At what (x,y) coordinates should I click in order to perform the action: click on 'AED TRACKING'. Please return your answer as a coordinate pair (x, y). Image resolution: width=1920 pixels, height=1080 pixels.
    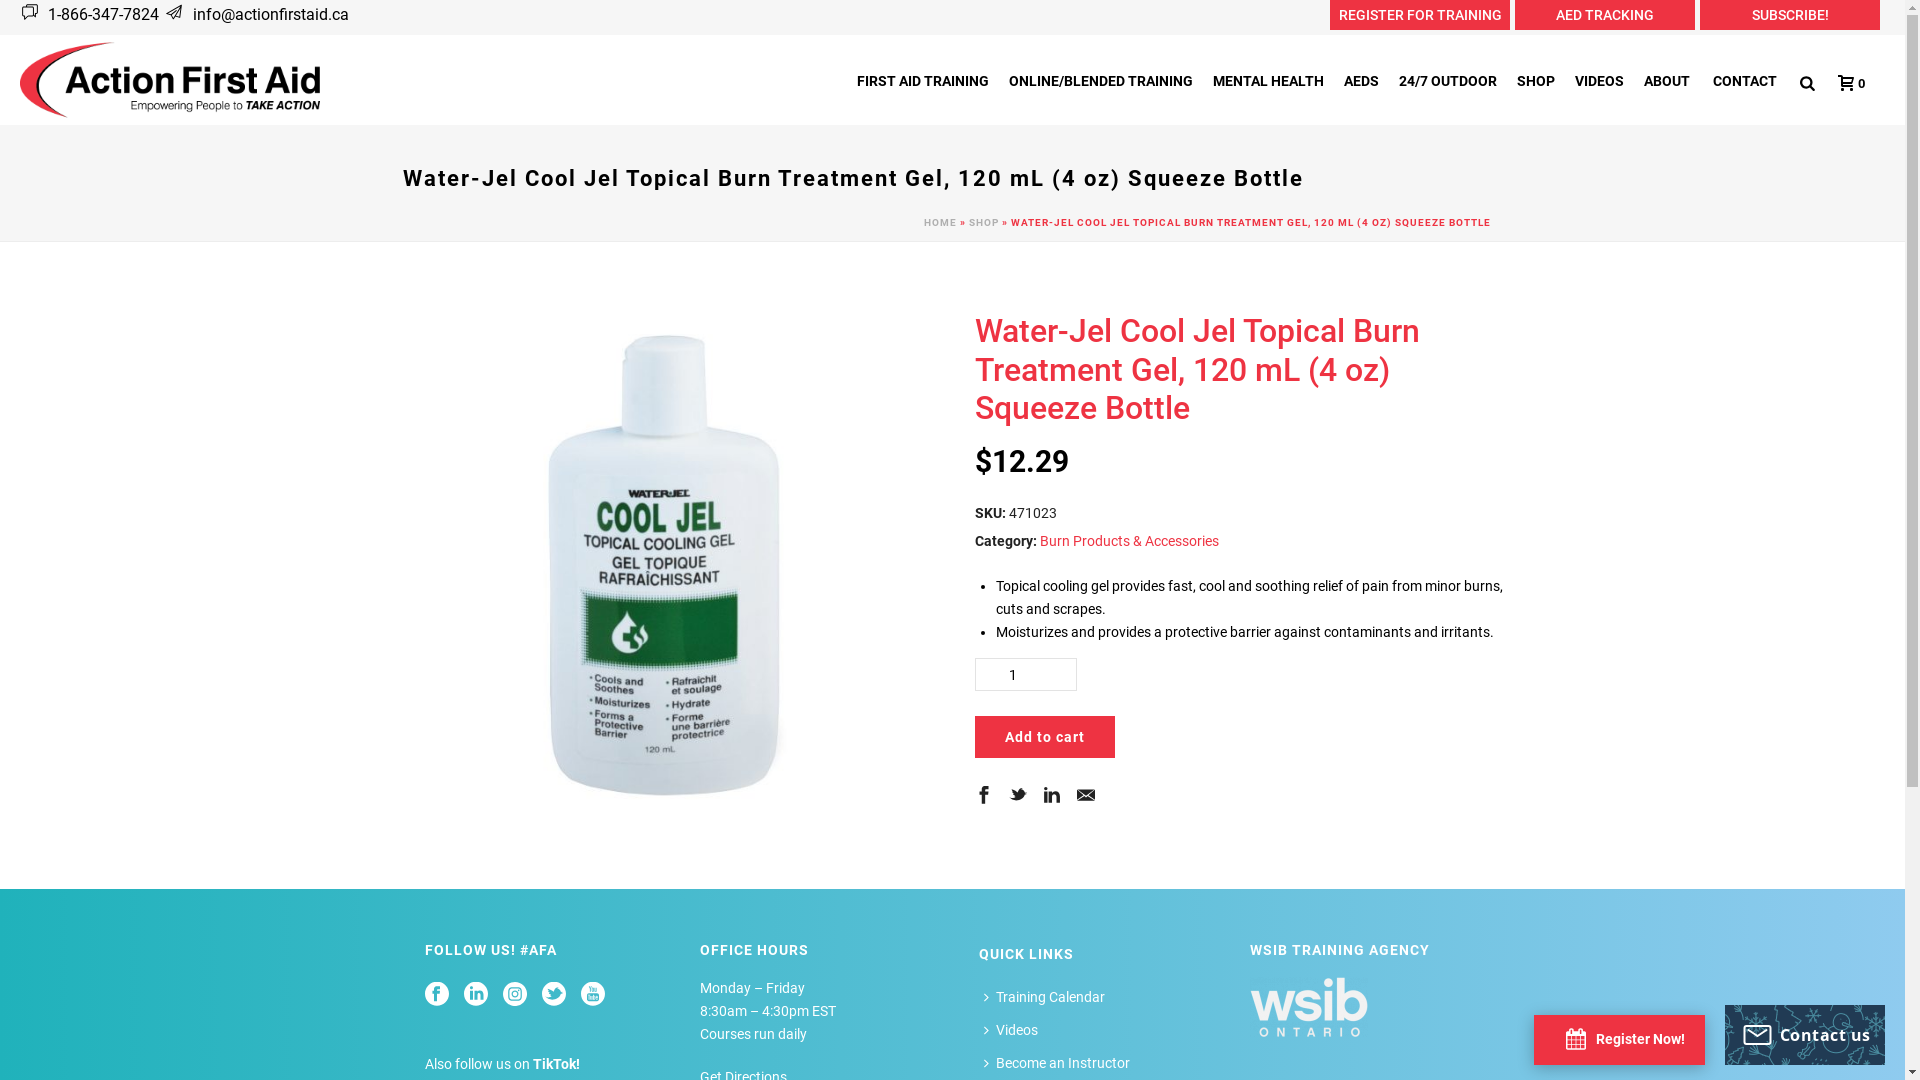
    Looking at the image, I should click on (1604, 15).